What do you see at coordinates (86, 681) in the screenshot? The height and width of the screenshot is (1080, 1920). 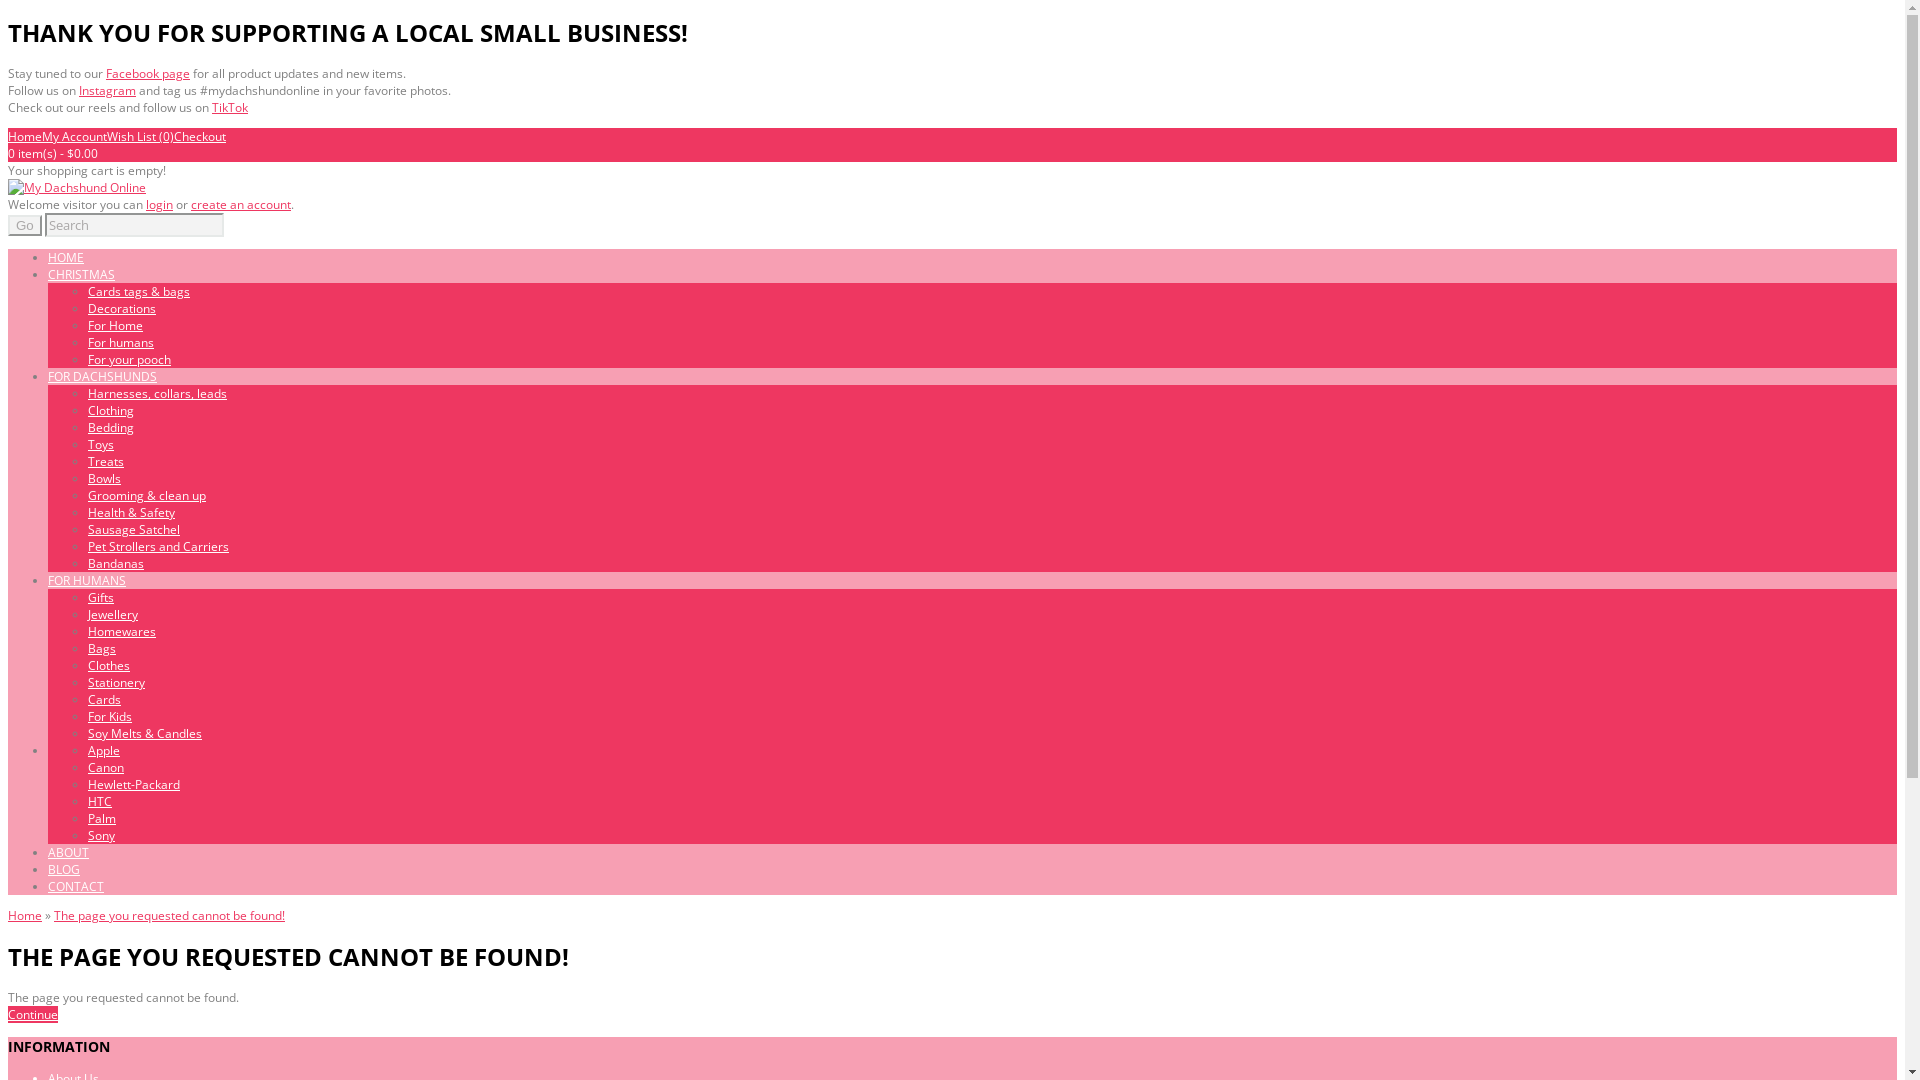 I see `'Stationery'` at bounding box center [86, 681].